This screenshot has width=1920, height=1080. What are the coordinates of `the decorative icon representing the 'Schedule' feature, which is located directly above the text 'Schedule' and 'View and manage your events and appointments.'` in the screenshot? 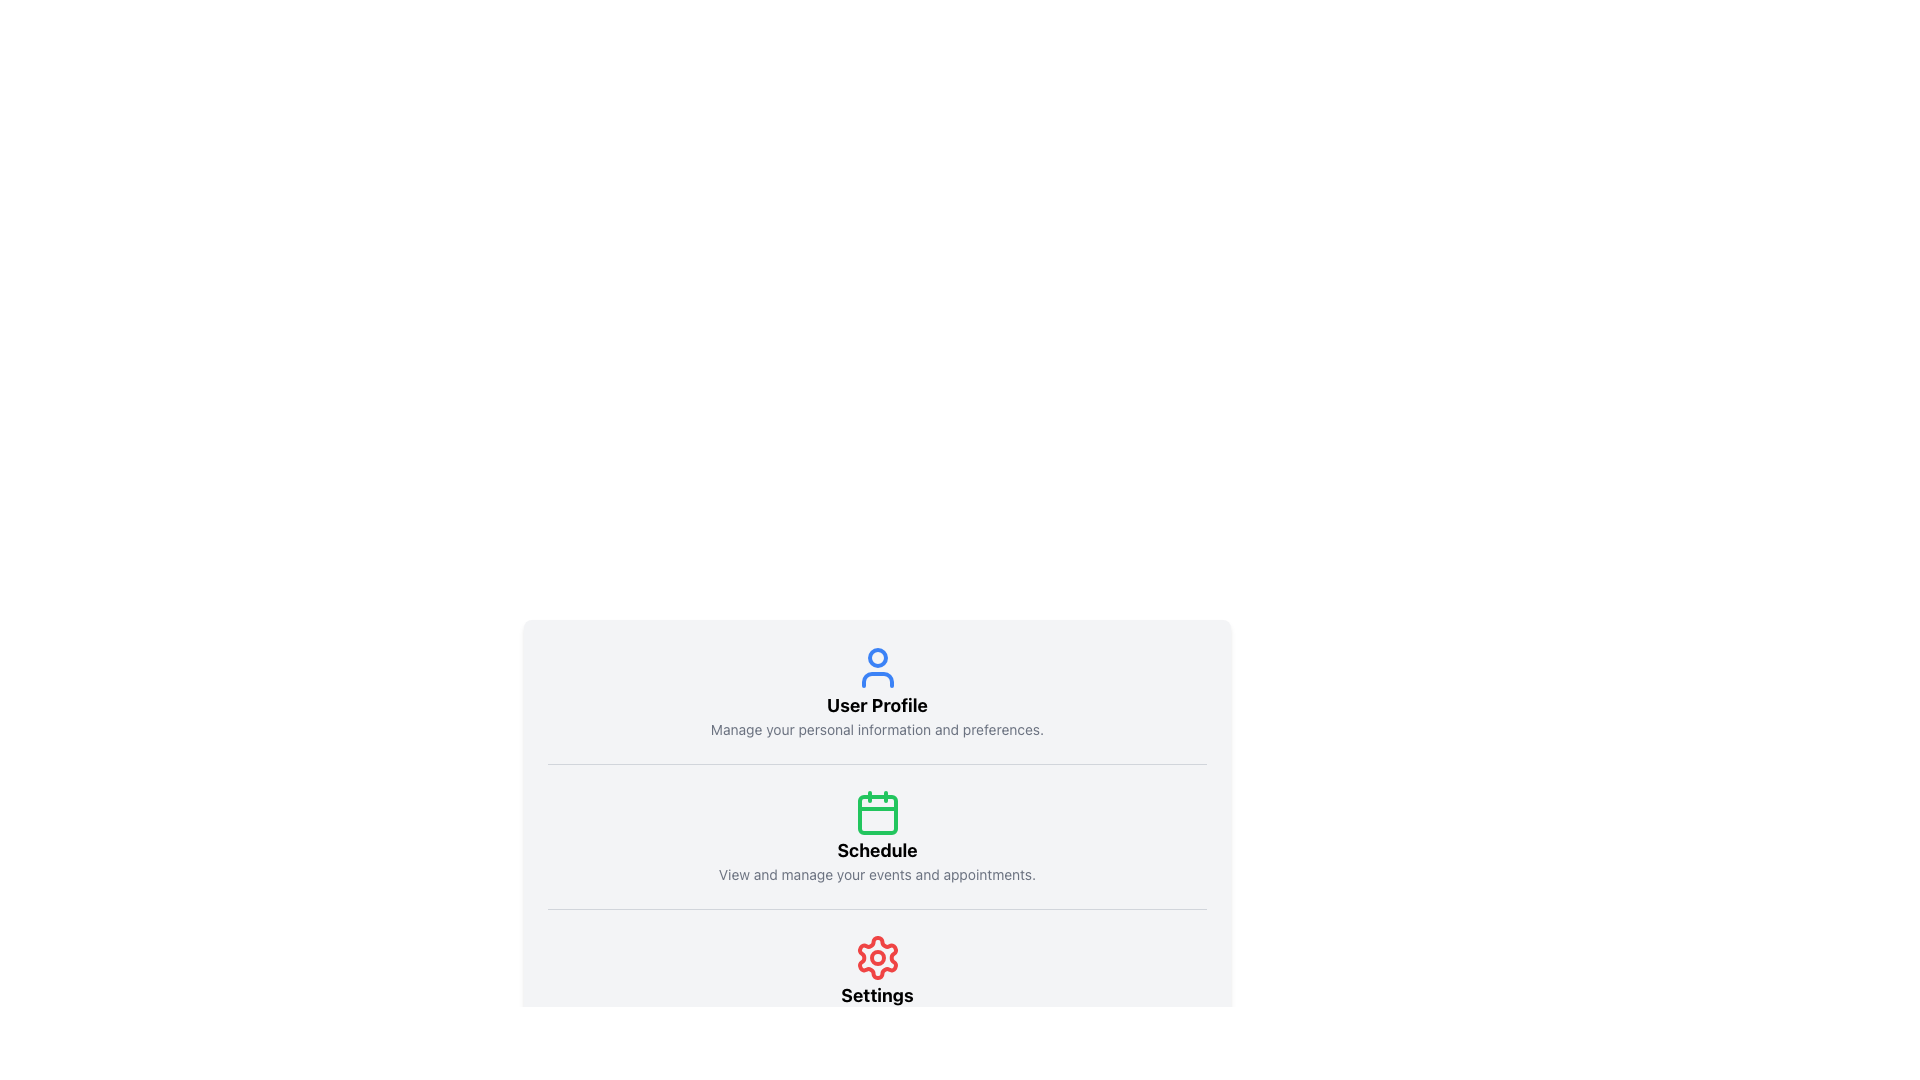 It's located at (877, 813).